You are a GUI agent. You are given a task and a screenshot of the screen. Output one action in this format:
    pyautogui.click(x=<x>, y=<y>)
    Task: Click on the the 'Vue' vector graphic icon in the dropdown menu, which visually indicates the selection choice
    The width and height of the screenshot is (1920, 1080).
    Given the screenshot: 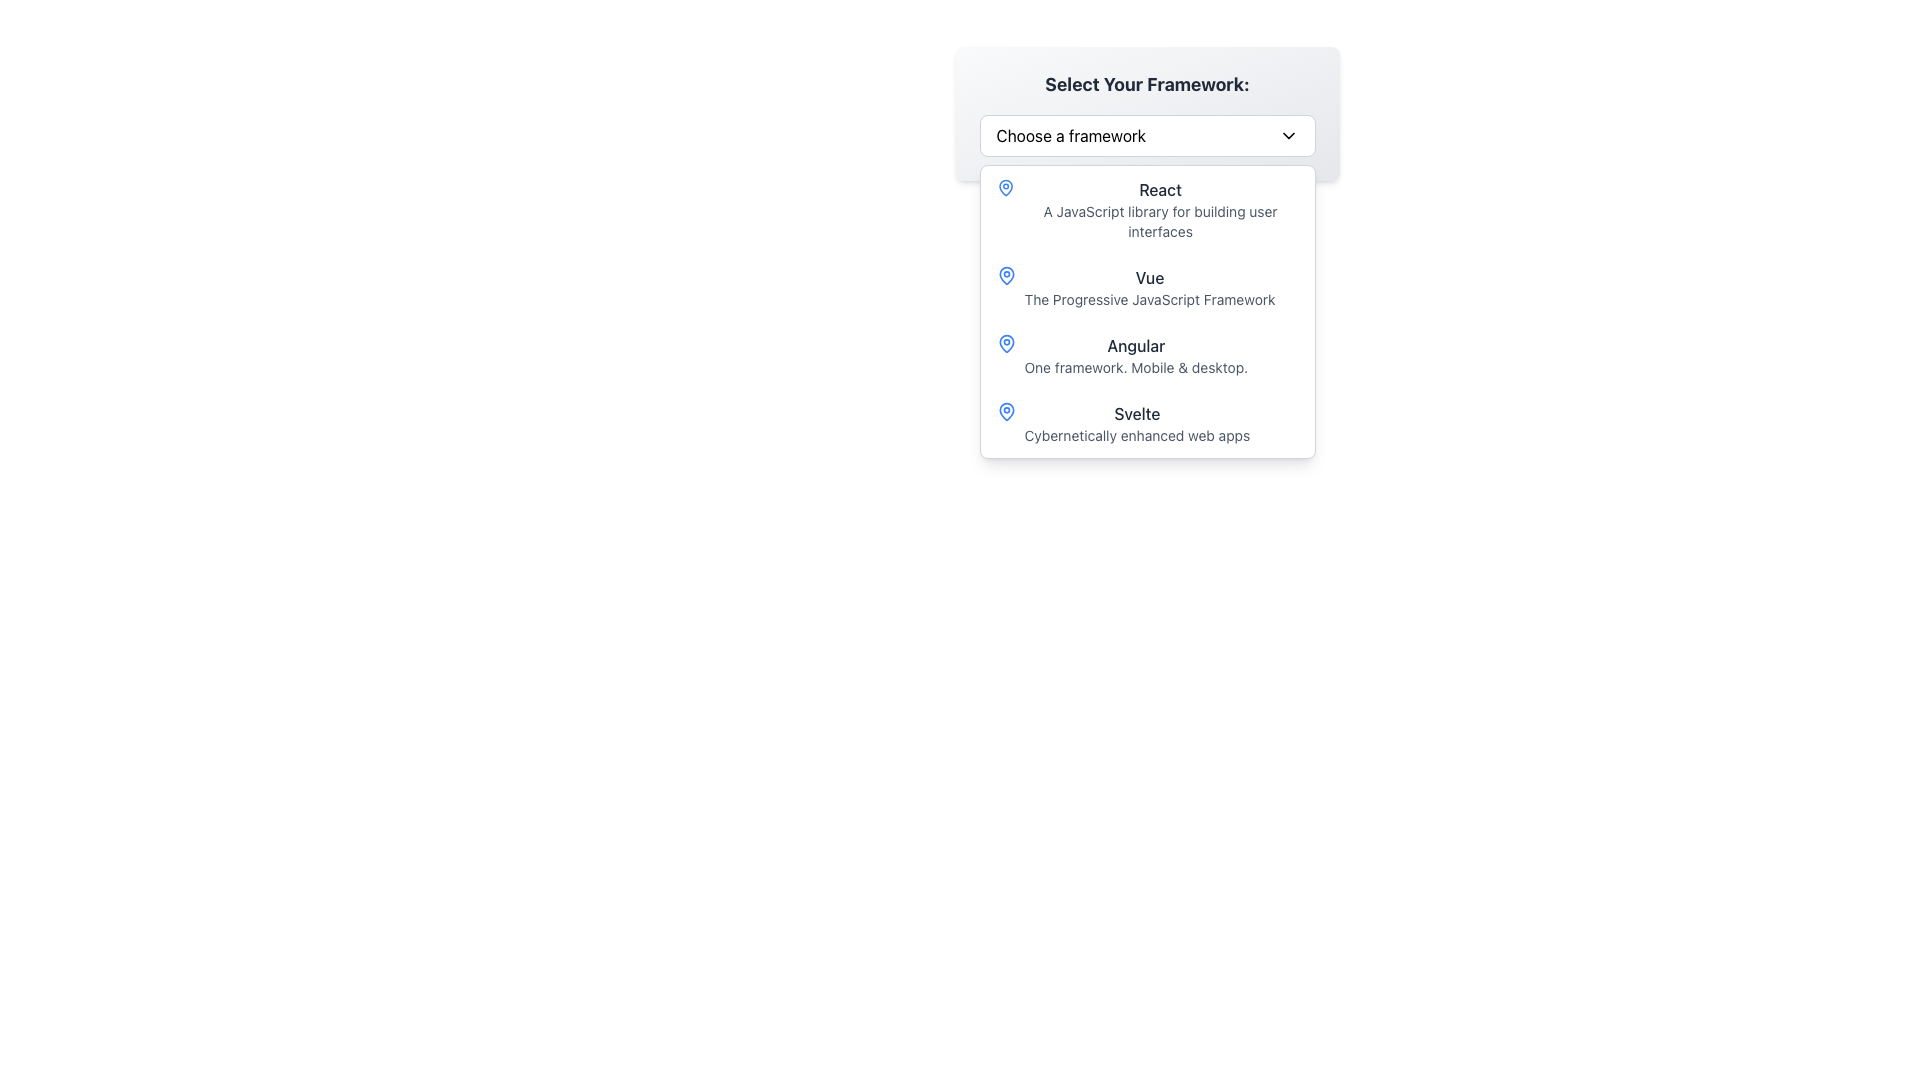 What is the action you would take?
    pyautogui.click(x=1006, y=276)
    